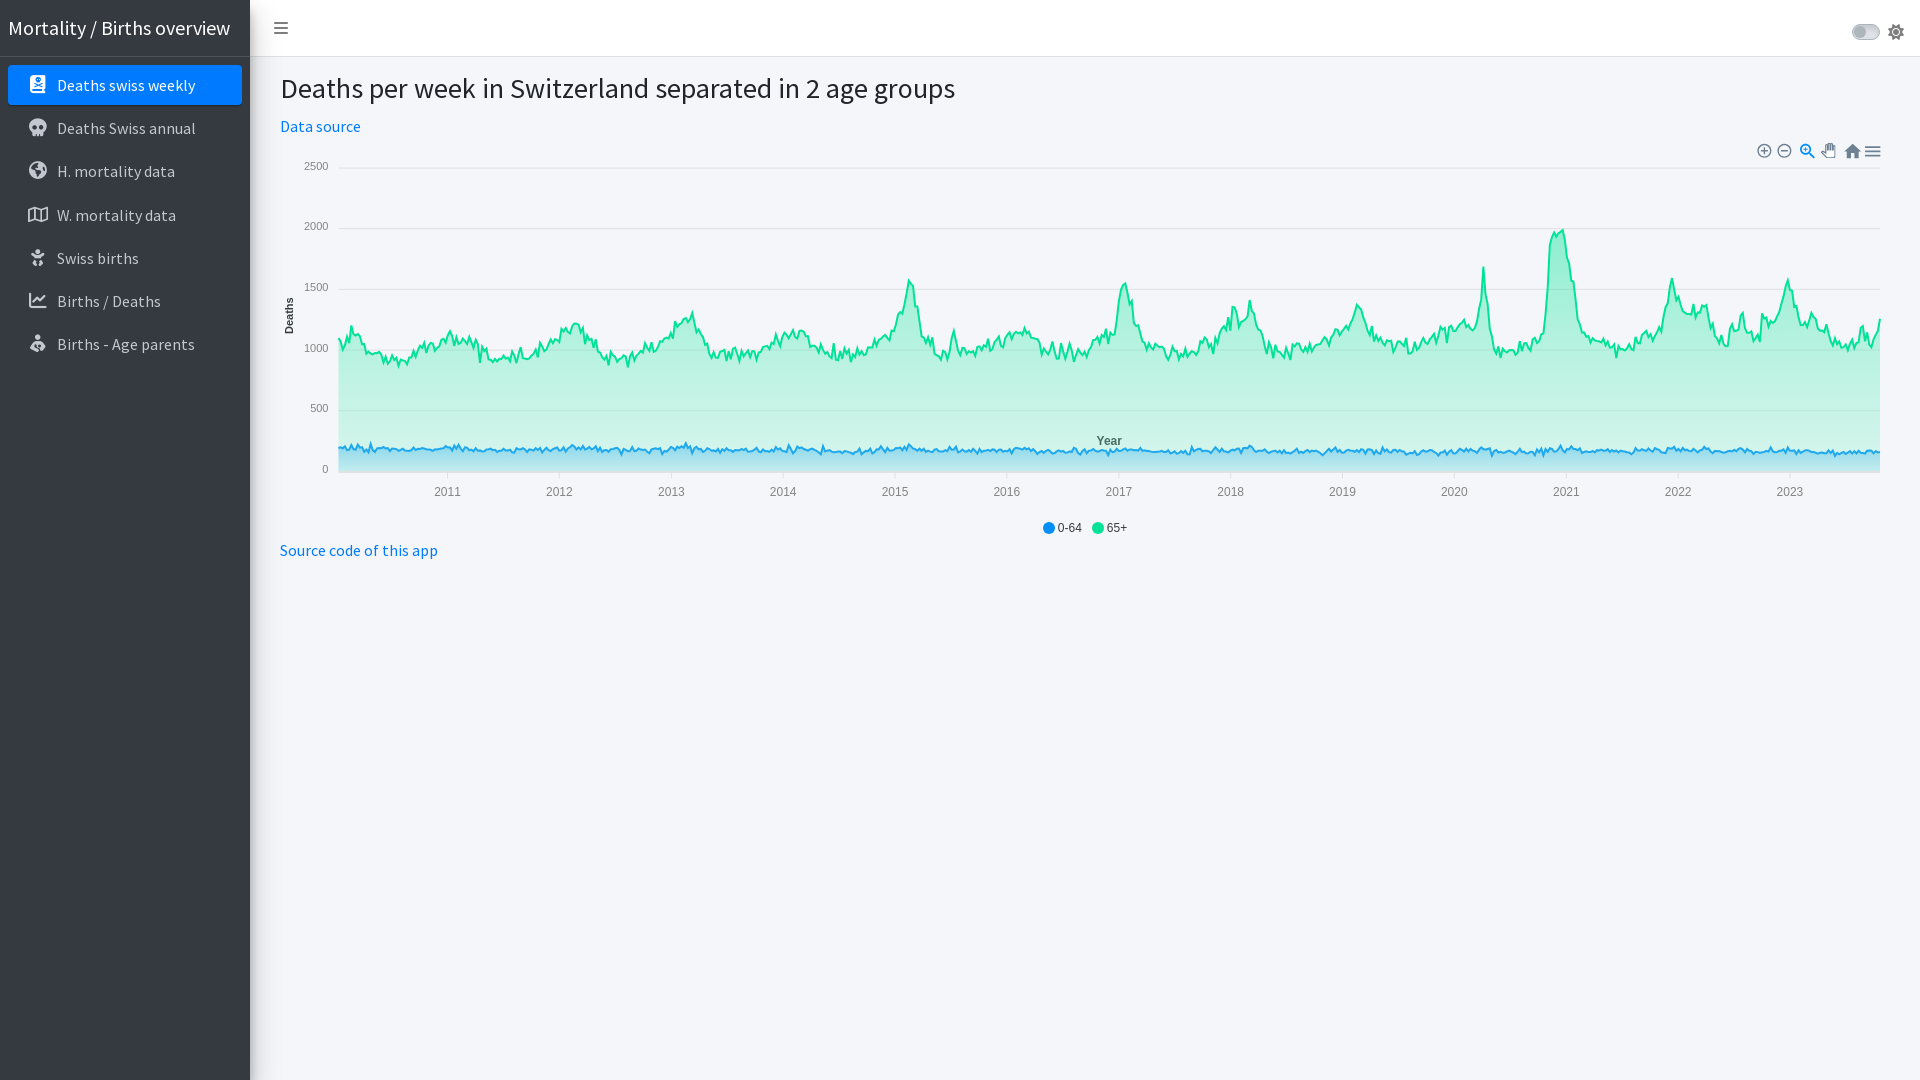 The width and height of the screenshot is (1920, 1080). I want to click on 'Zoom Out', so click(1785, 149).